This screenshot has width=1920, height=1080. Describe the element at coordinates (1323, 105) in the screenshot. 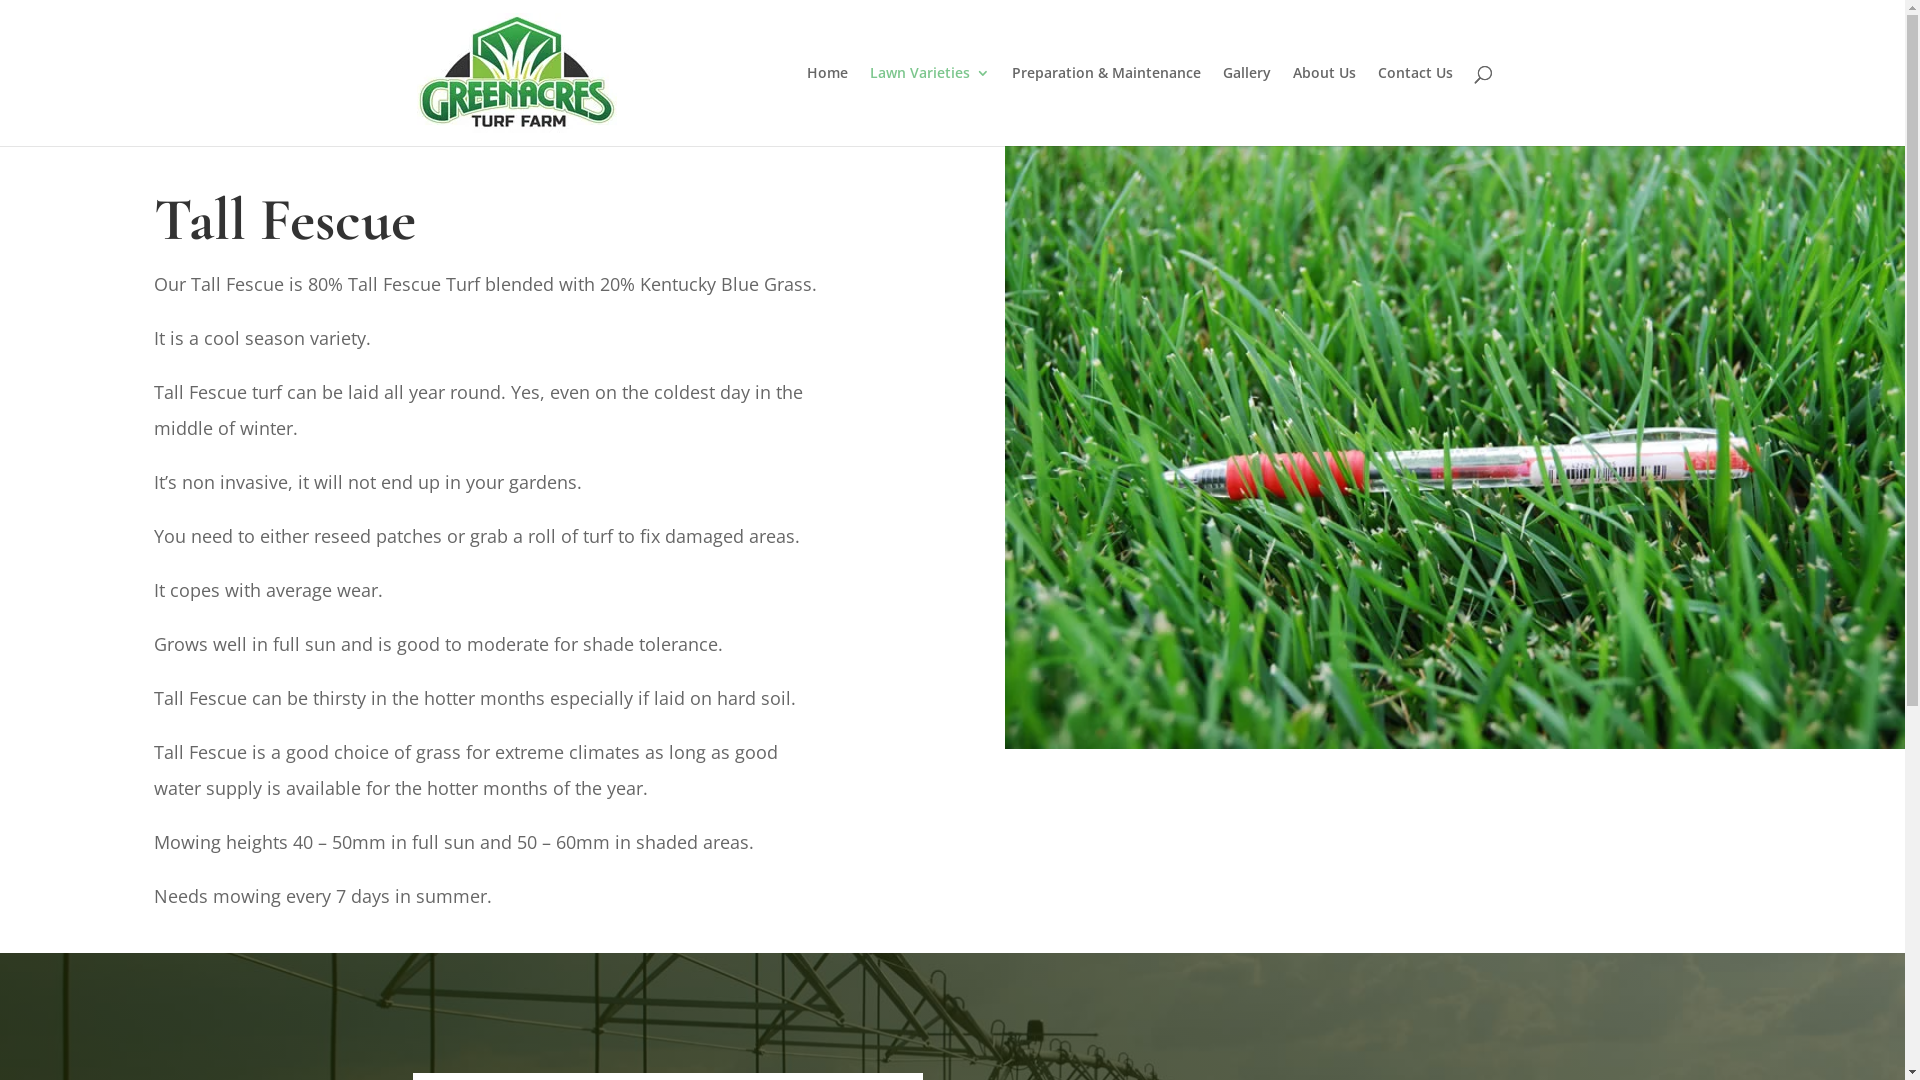

I see `'About Us'` at that location.